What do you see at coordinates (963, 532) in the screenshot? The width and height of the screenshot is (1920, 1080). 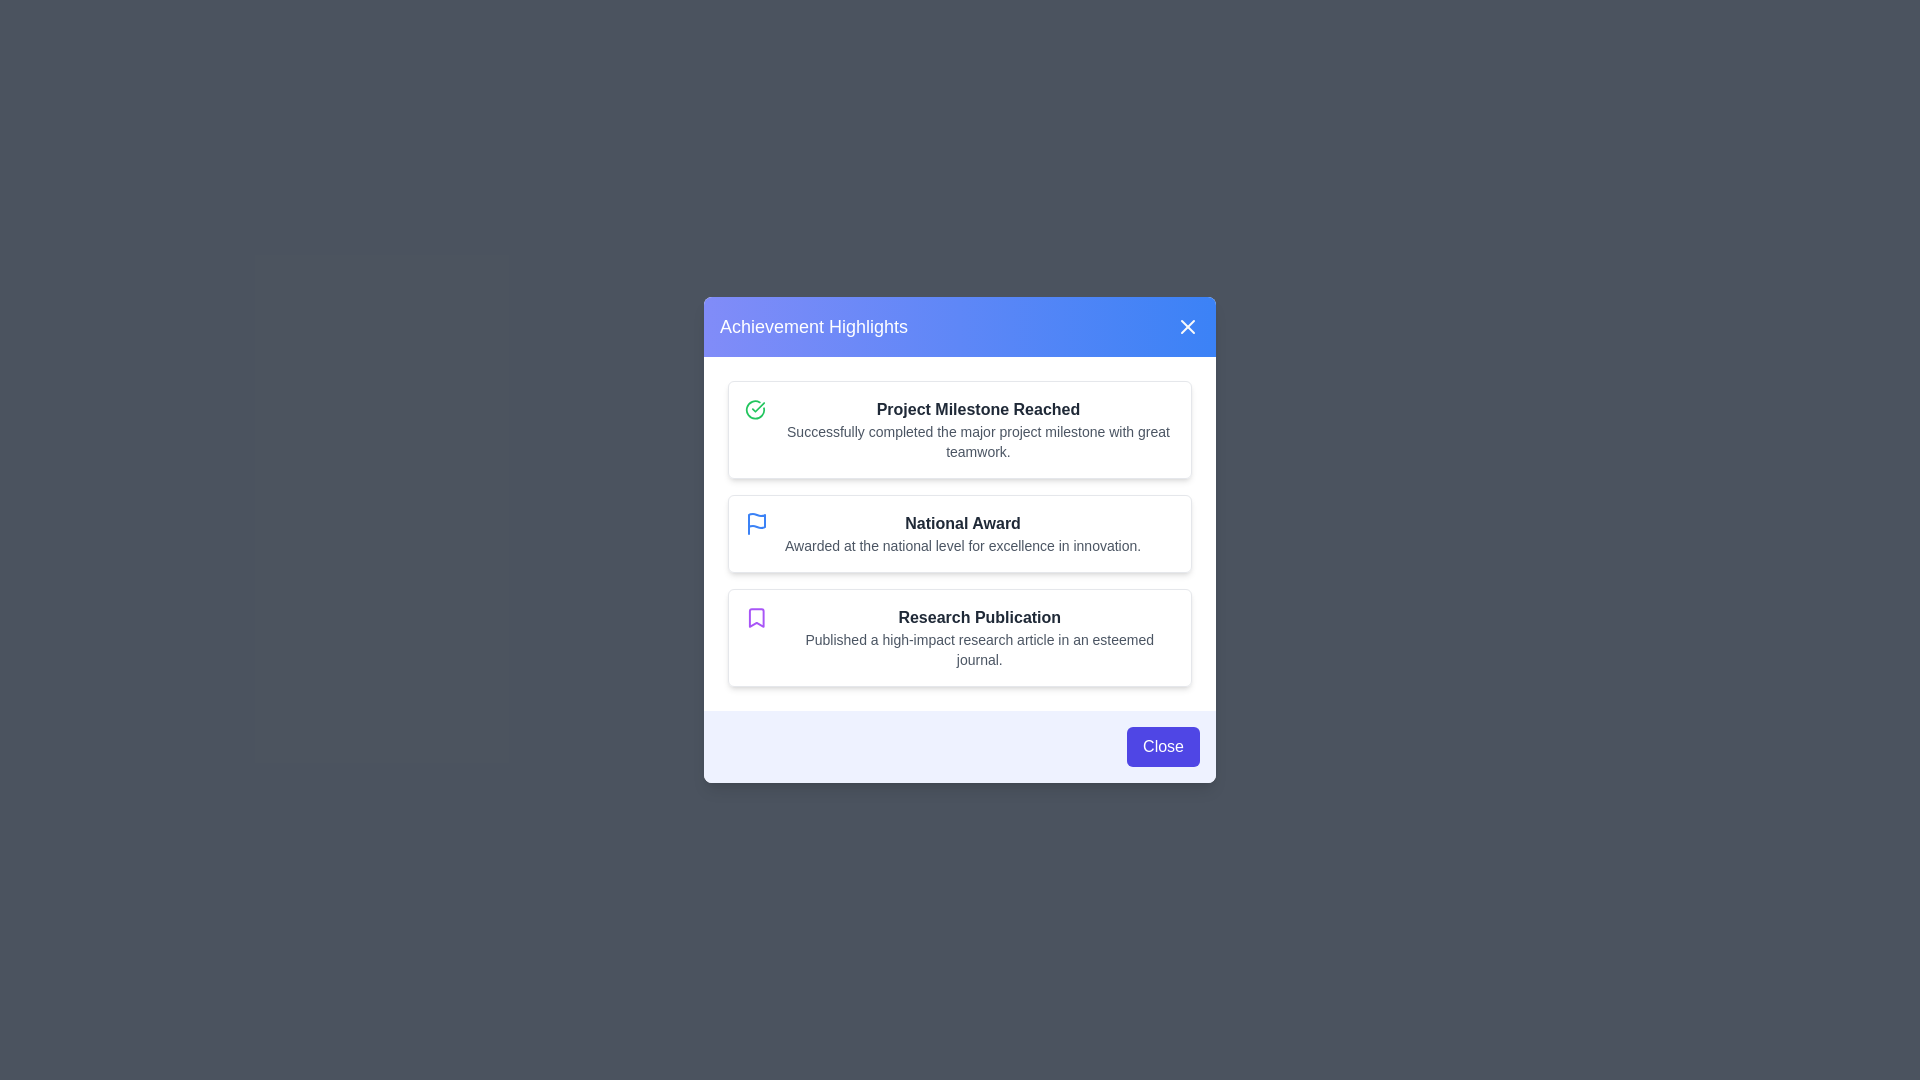 I see `the informative text element displaying the award heading and description, located between 'Project Milestone Reached' and 'Research Publication' in the dialog box` at bounding box center [963, 532].